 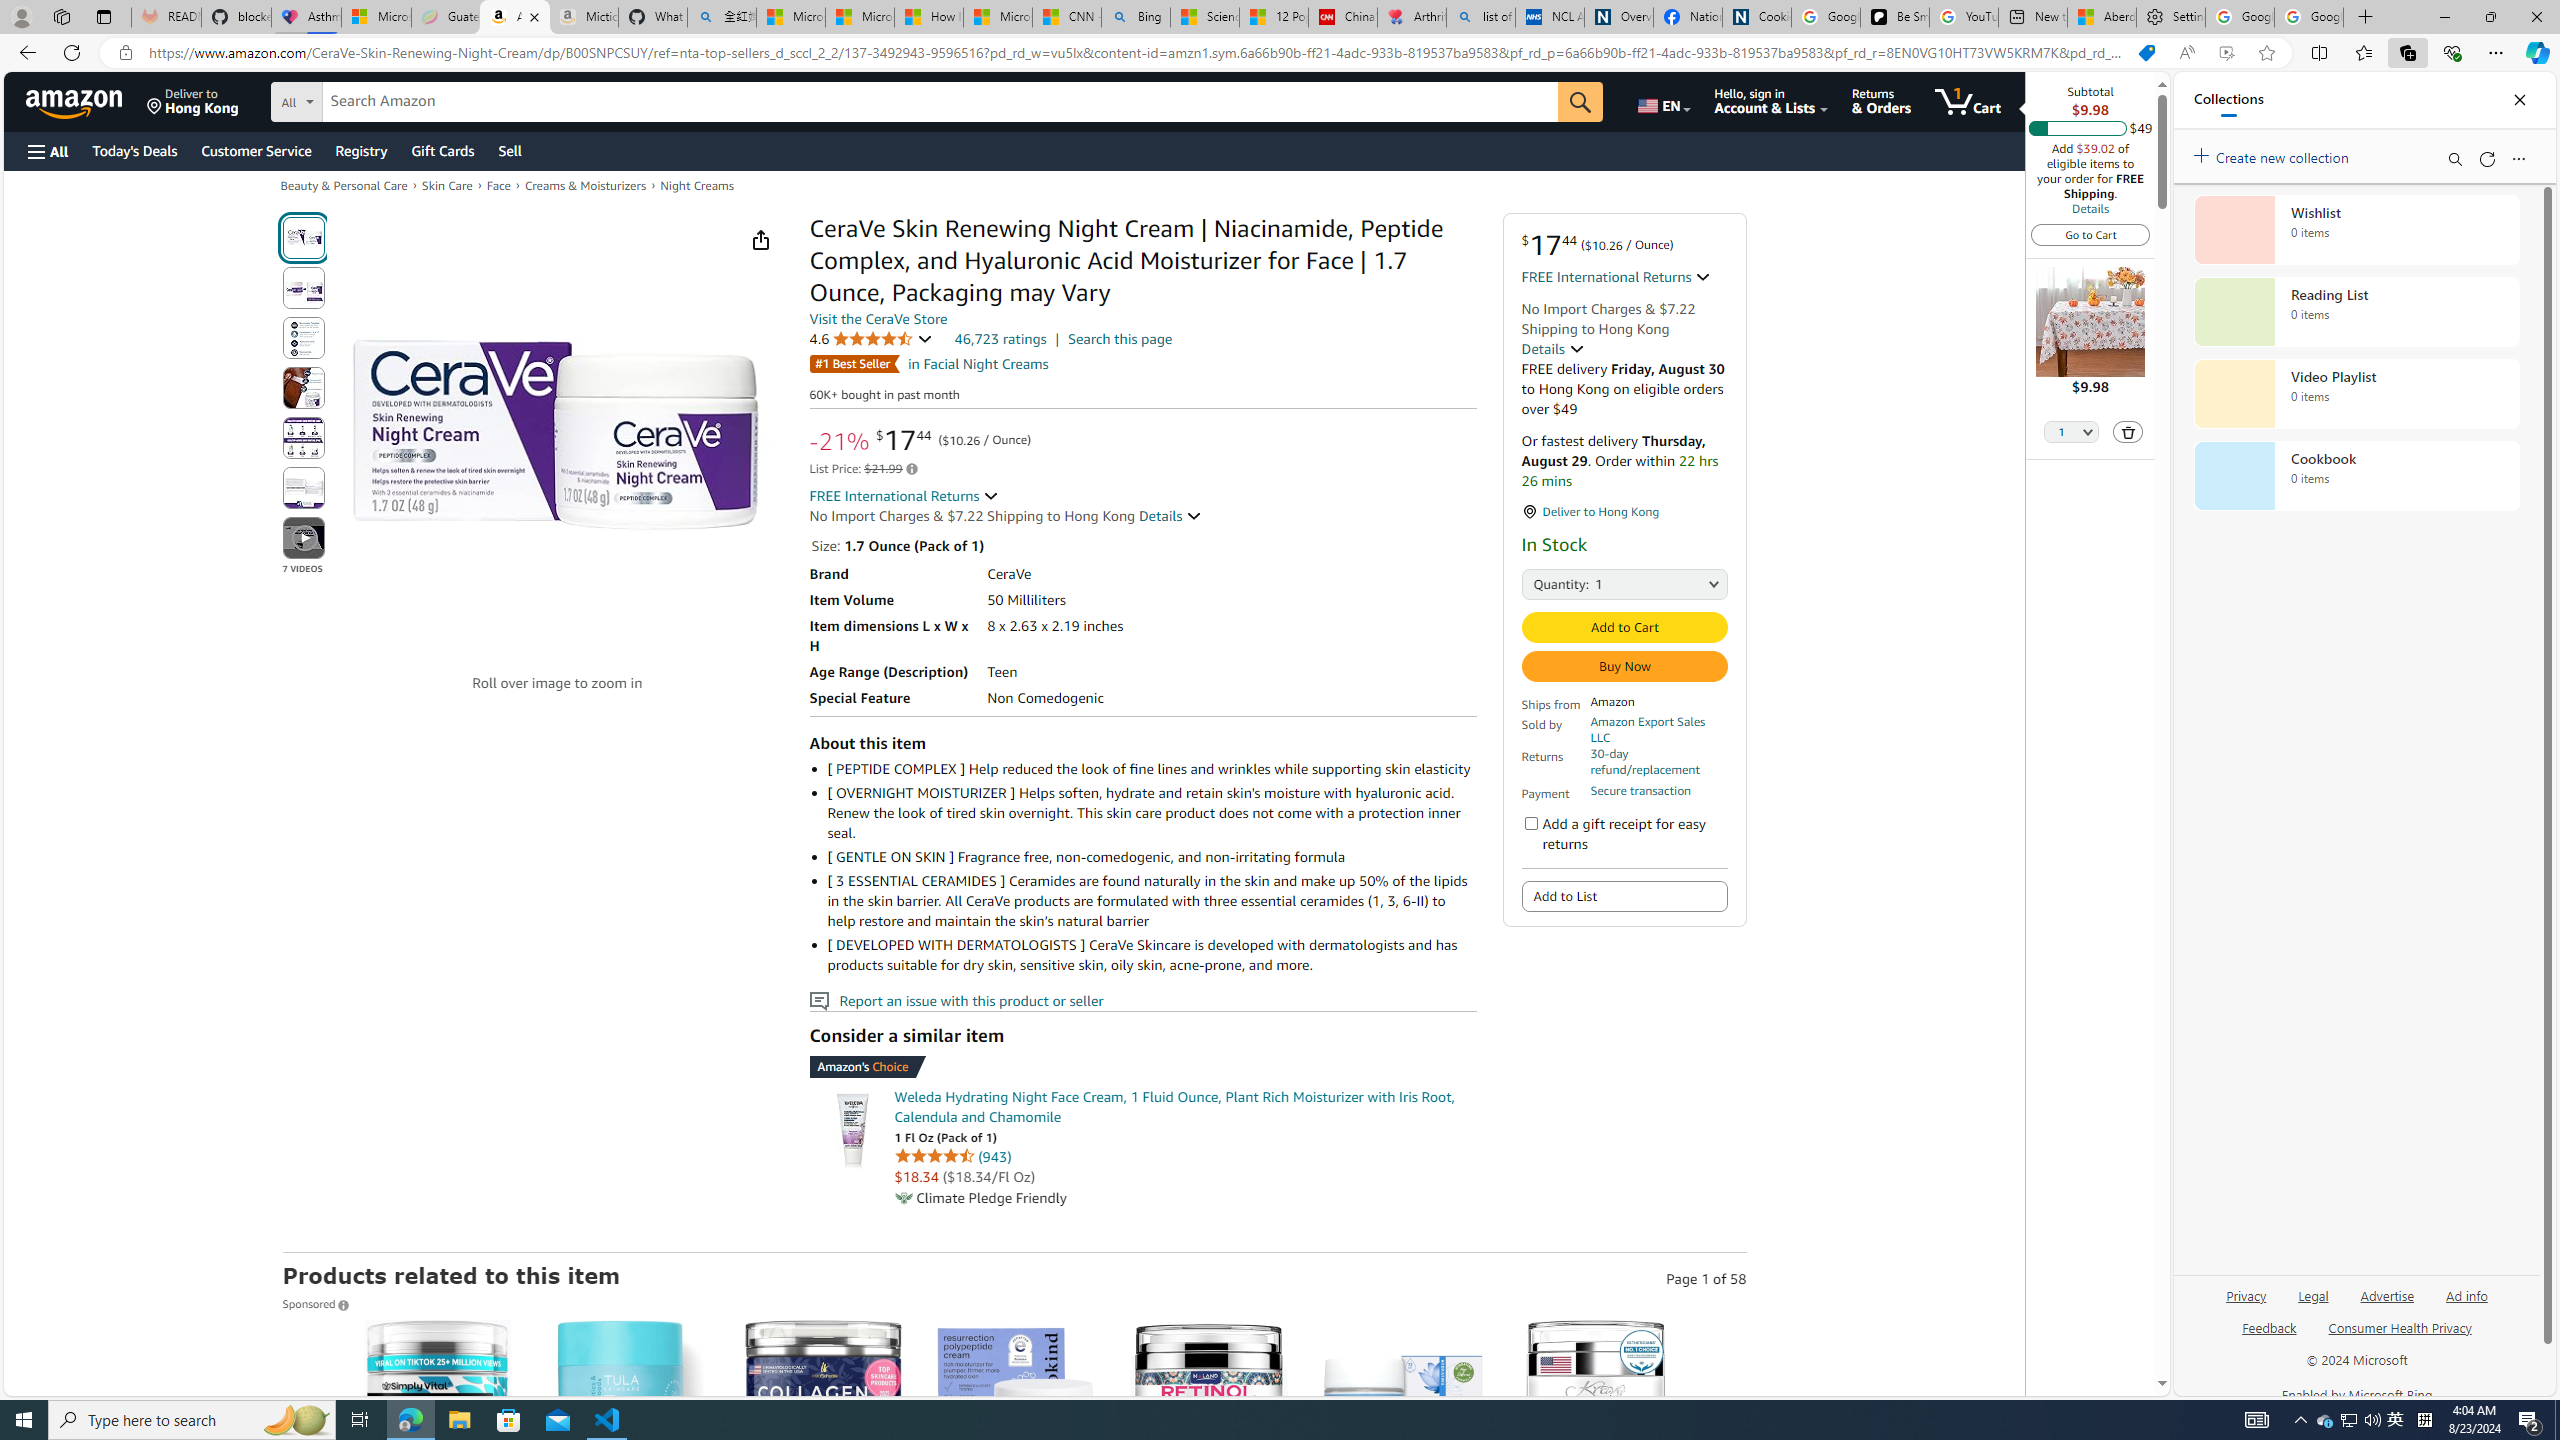 What do you see at coordinates (125, 53) in the screenshot?
I see `'View site information'` at bounding box center [125, 53].